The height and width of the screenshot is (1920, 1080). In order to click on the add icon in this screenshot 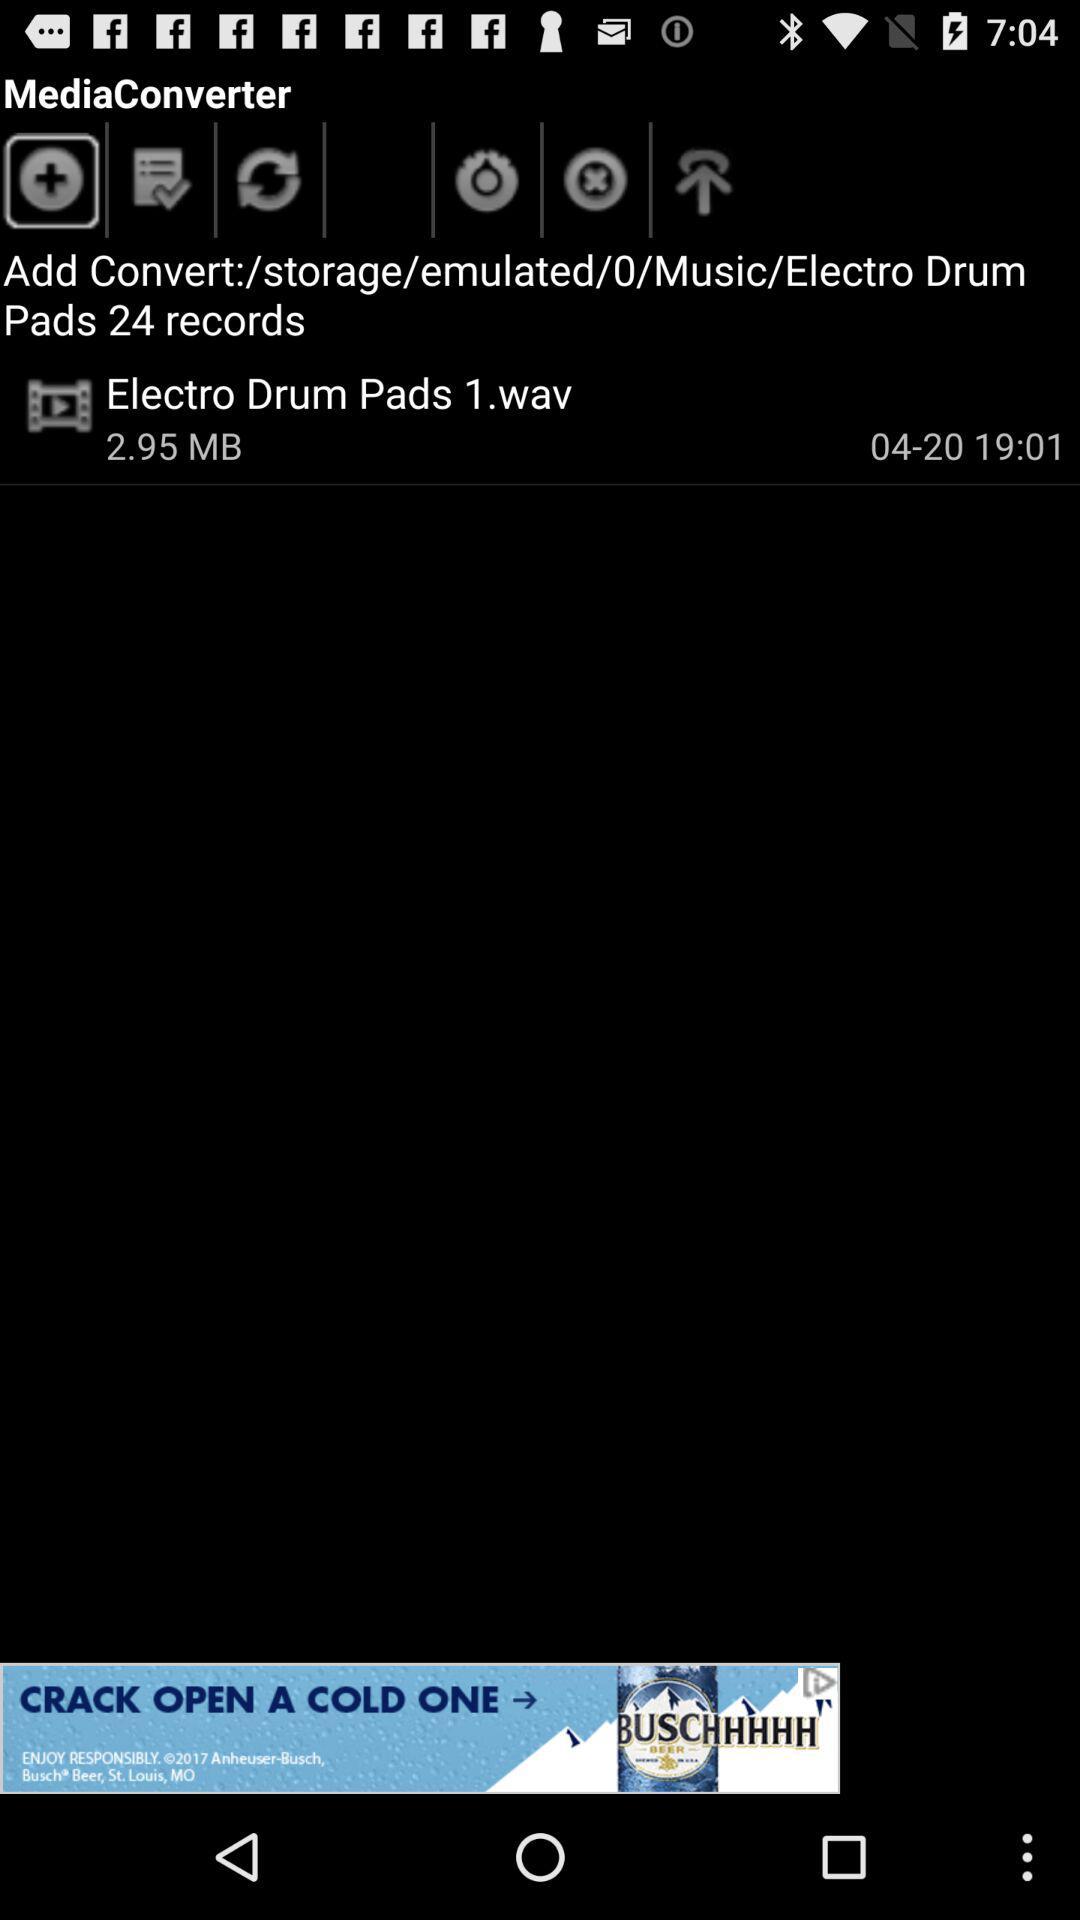, I will do `click(51, 198)`.